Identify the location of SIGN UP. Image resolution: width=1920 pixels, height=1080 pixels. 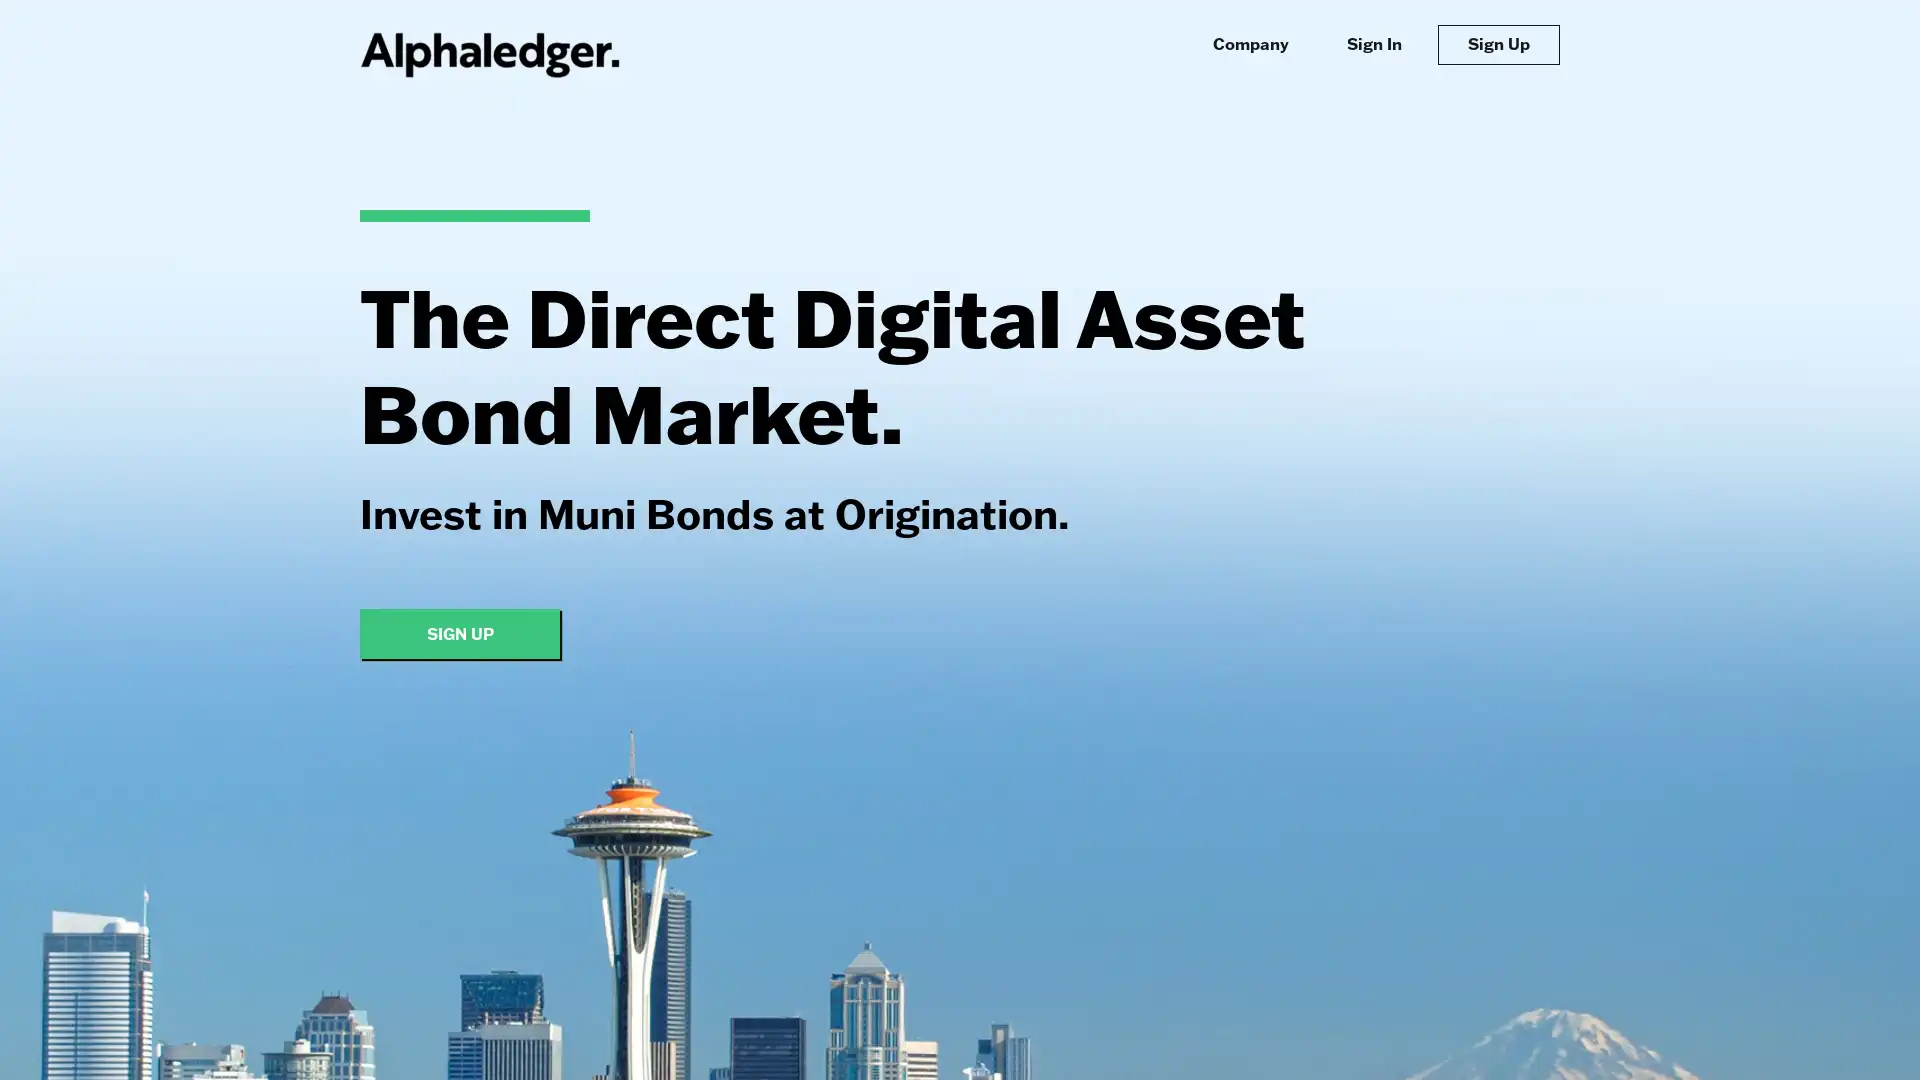
(459, 633).